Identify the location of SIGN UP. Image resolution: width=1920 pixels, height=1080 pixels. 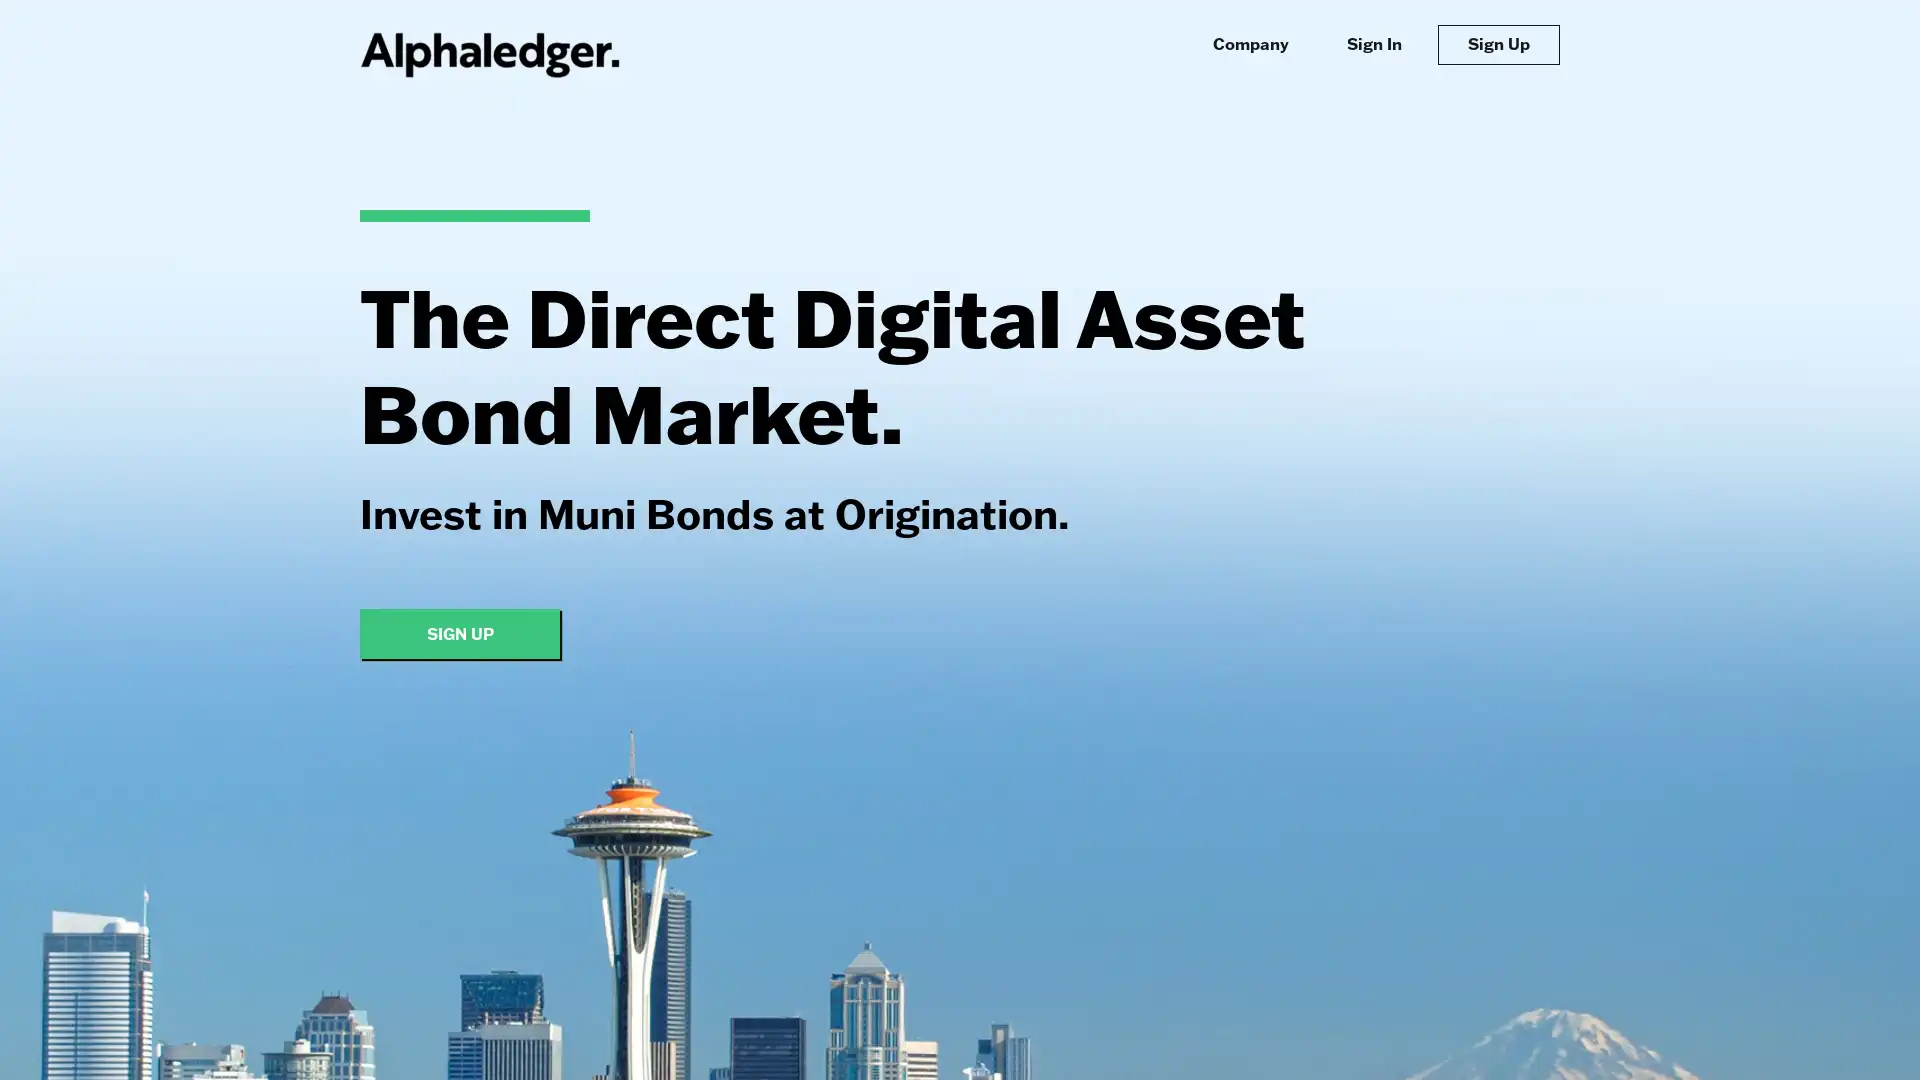
(459, 633).